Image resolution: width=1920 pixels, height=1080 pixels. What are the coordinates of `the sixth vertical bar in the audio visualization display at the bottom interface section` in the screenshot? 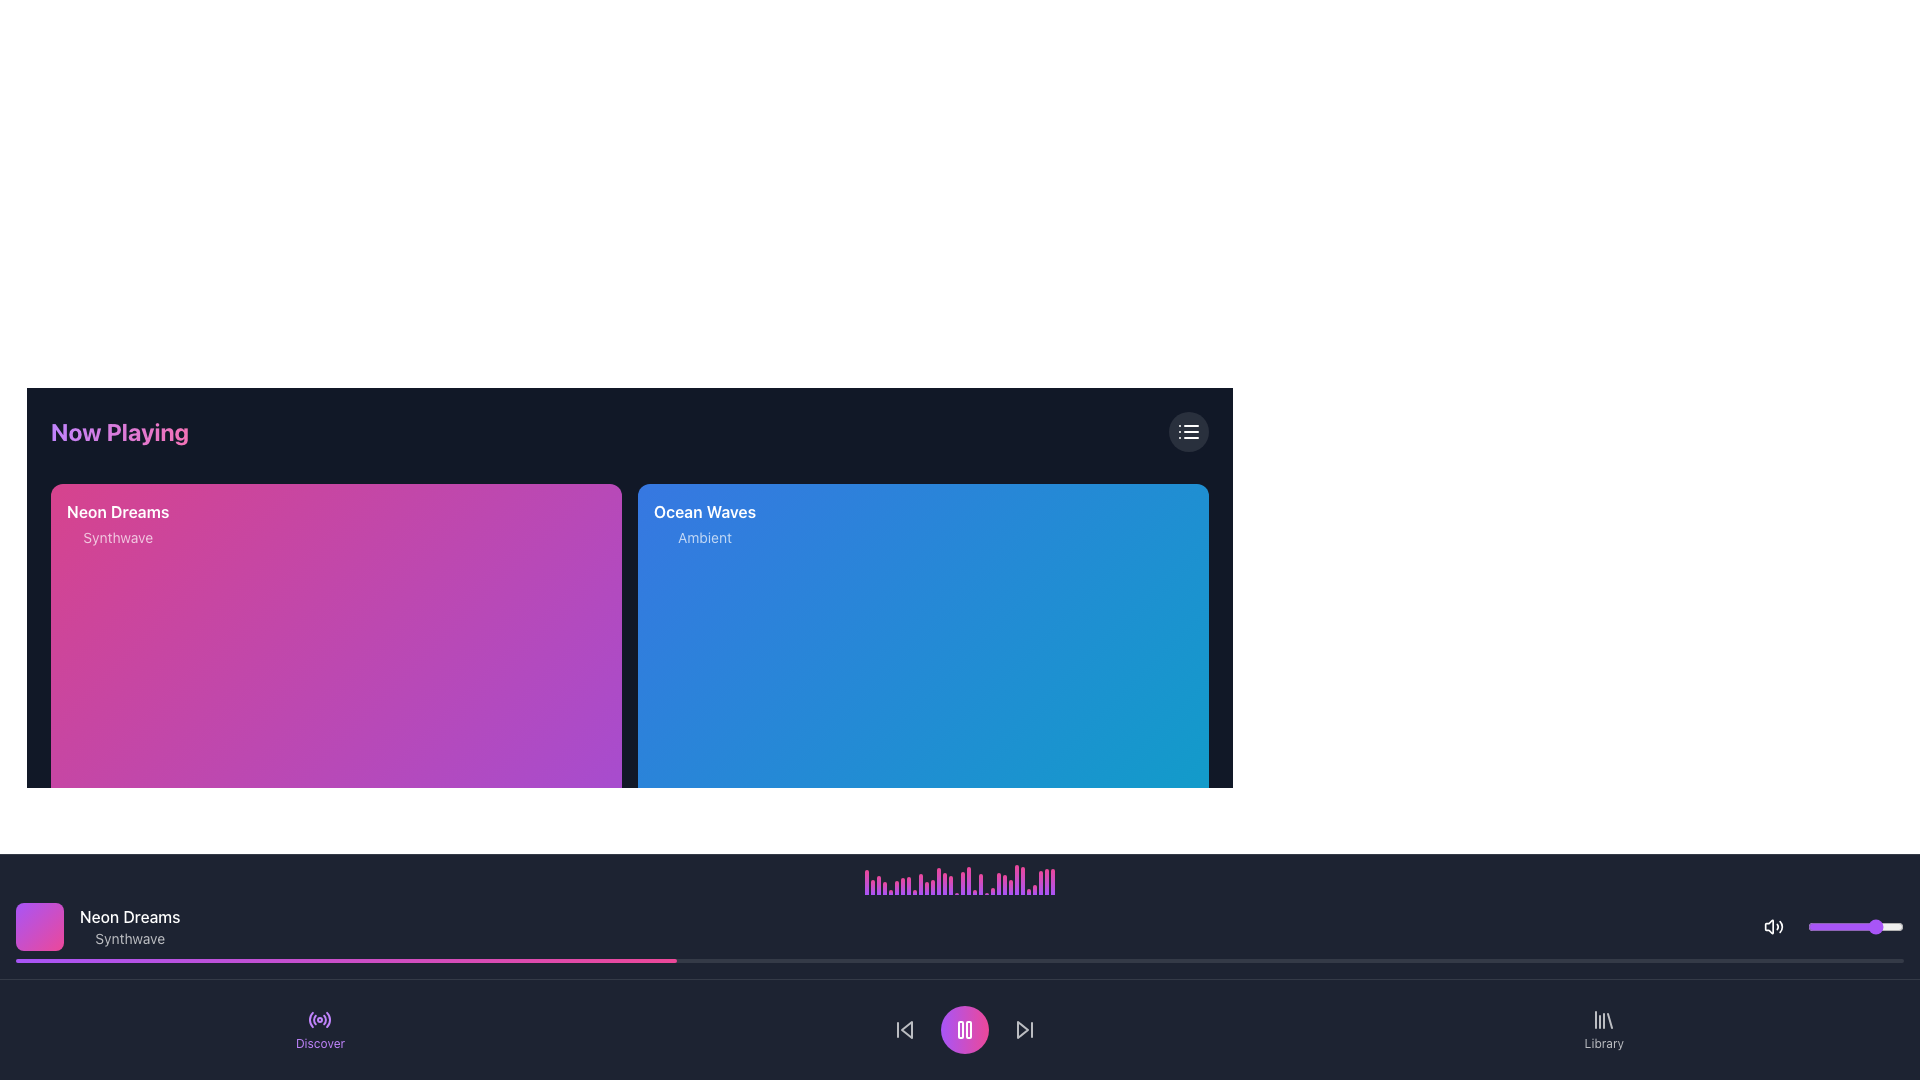 It's located at (896, 883).